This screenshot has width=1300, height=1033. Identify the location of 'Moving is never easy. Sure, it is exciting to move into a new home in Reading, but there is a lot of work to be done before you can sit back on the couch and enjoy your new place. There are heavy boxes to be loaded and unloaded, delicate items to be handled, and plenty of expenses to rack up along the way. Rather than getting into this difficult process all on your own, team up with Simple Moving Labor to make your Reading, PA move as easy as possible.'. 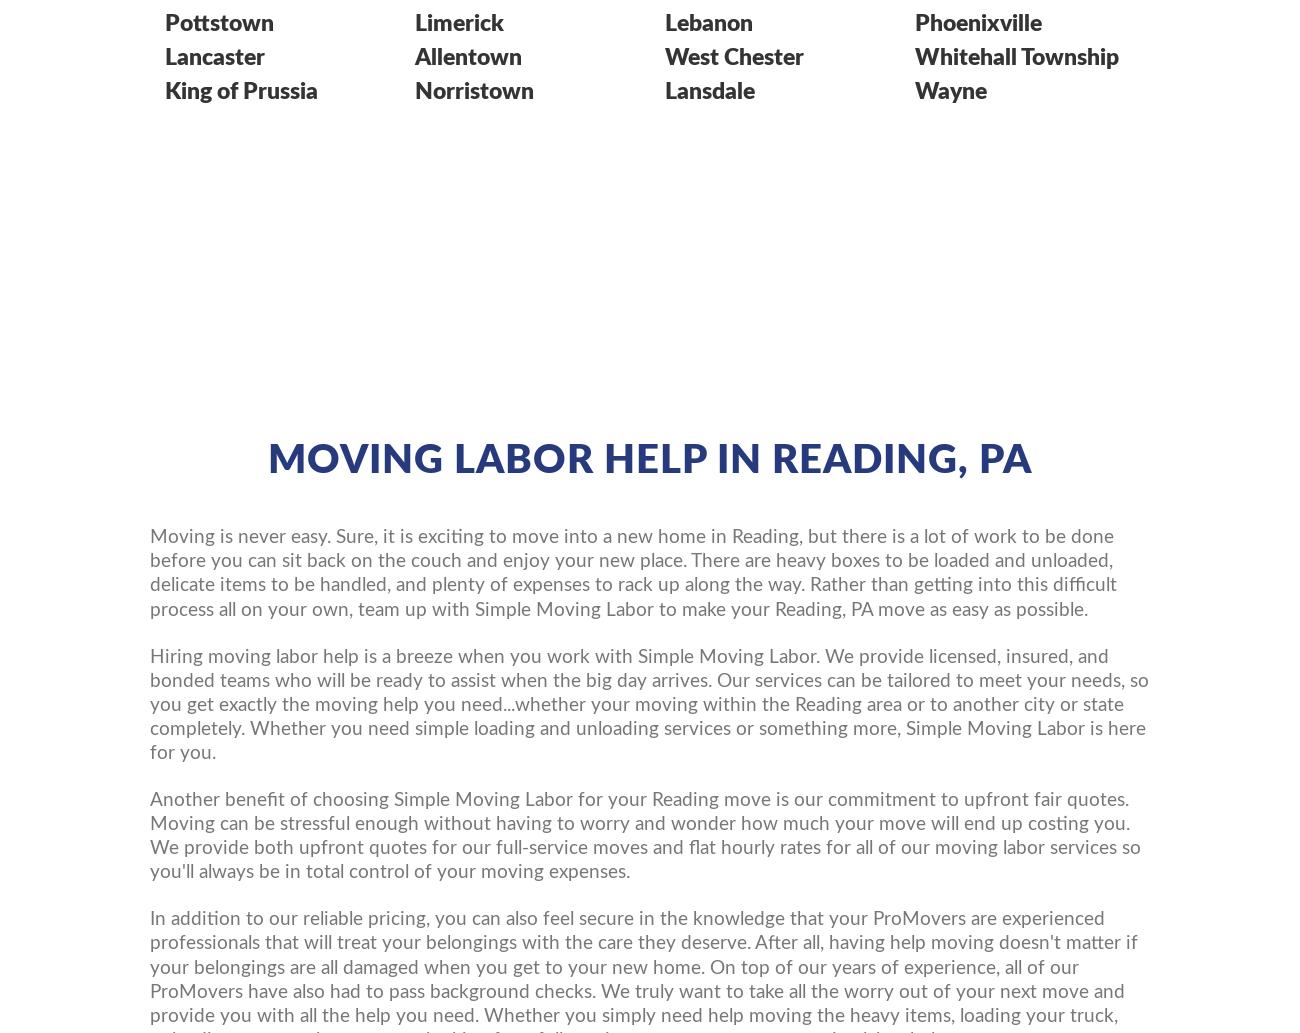
(633, 572).